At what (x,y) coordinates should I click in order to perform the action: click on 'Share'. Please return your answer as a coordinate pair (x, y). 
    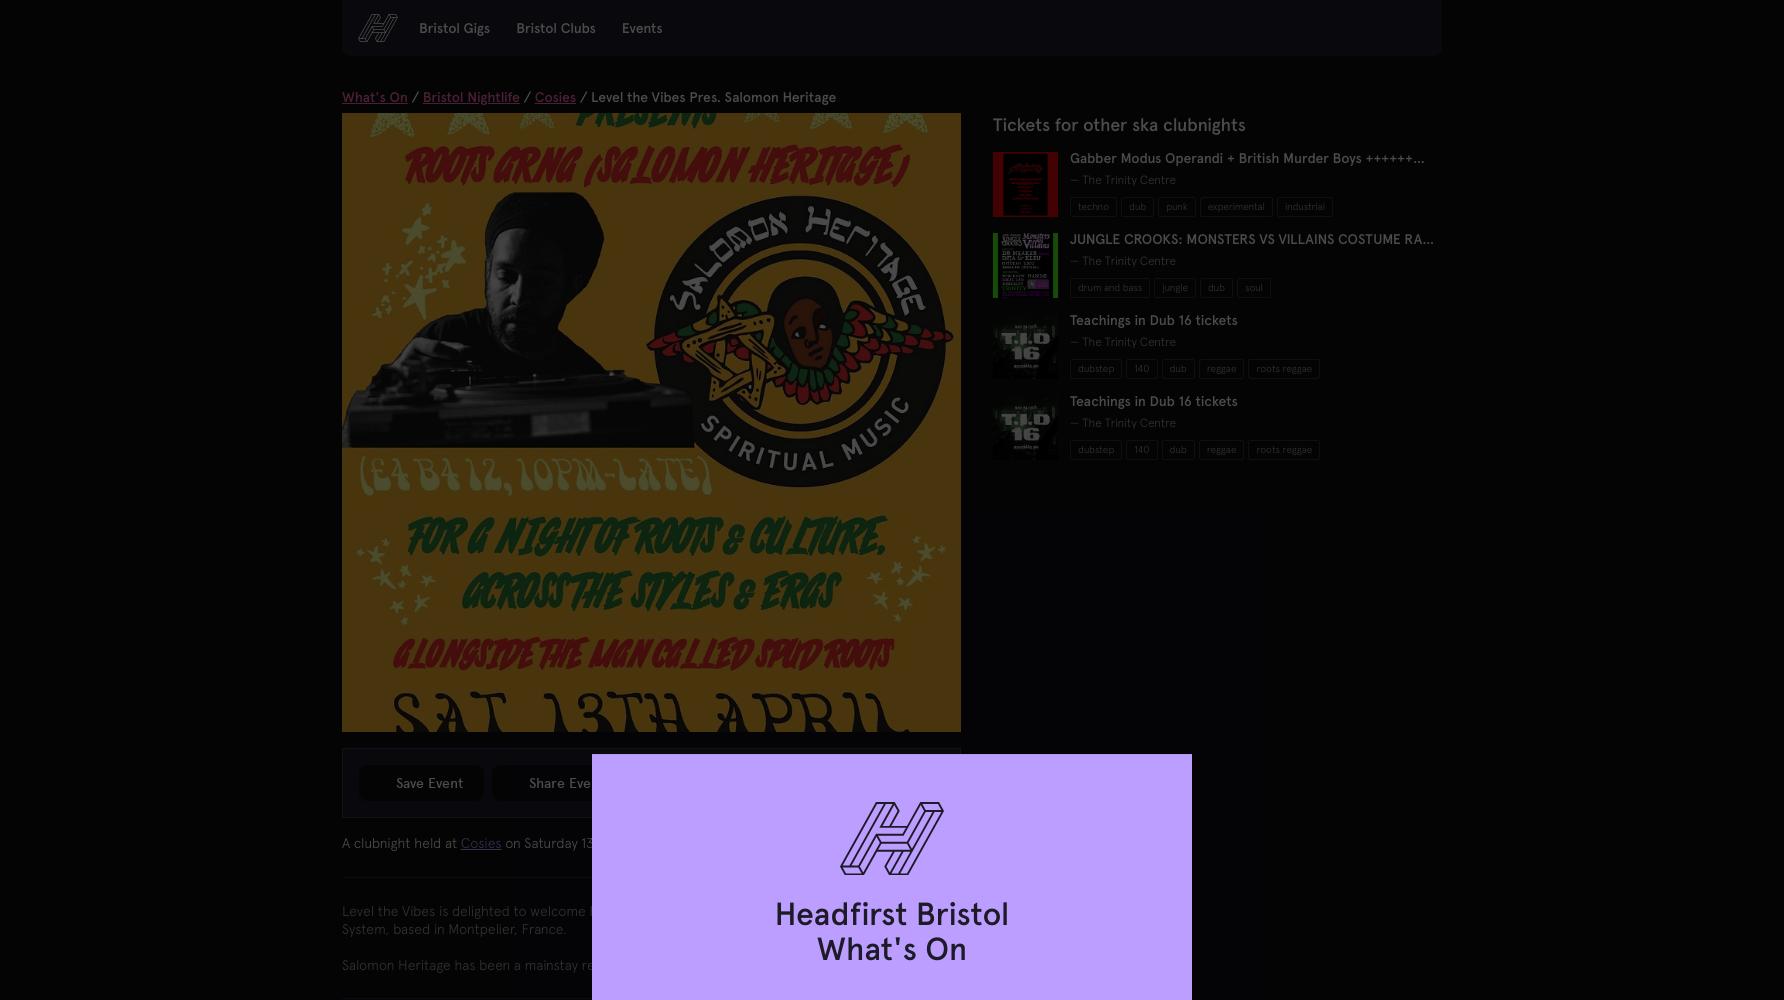
    Looking at the image, I should click on (548, 783).